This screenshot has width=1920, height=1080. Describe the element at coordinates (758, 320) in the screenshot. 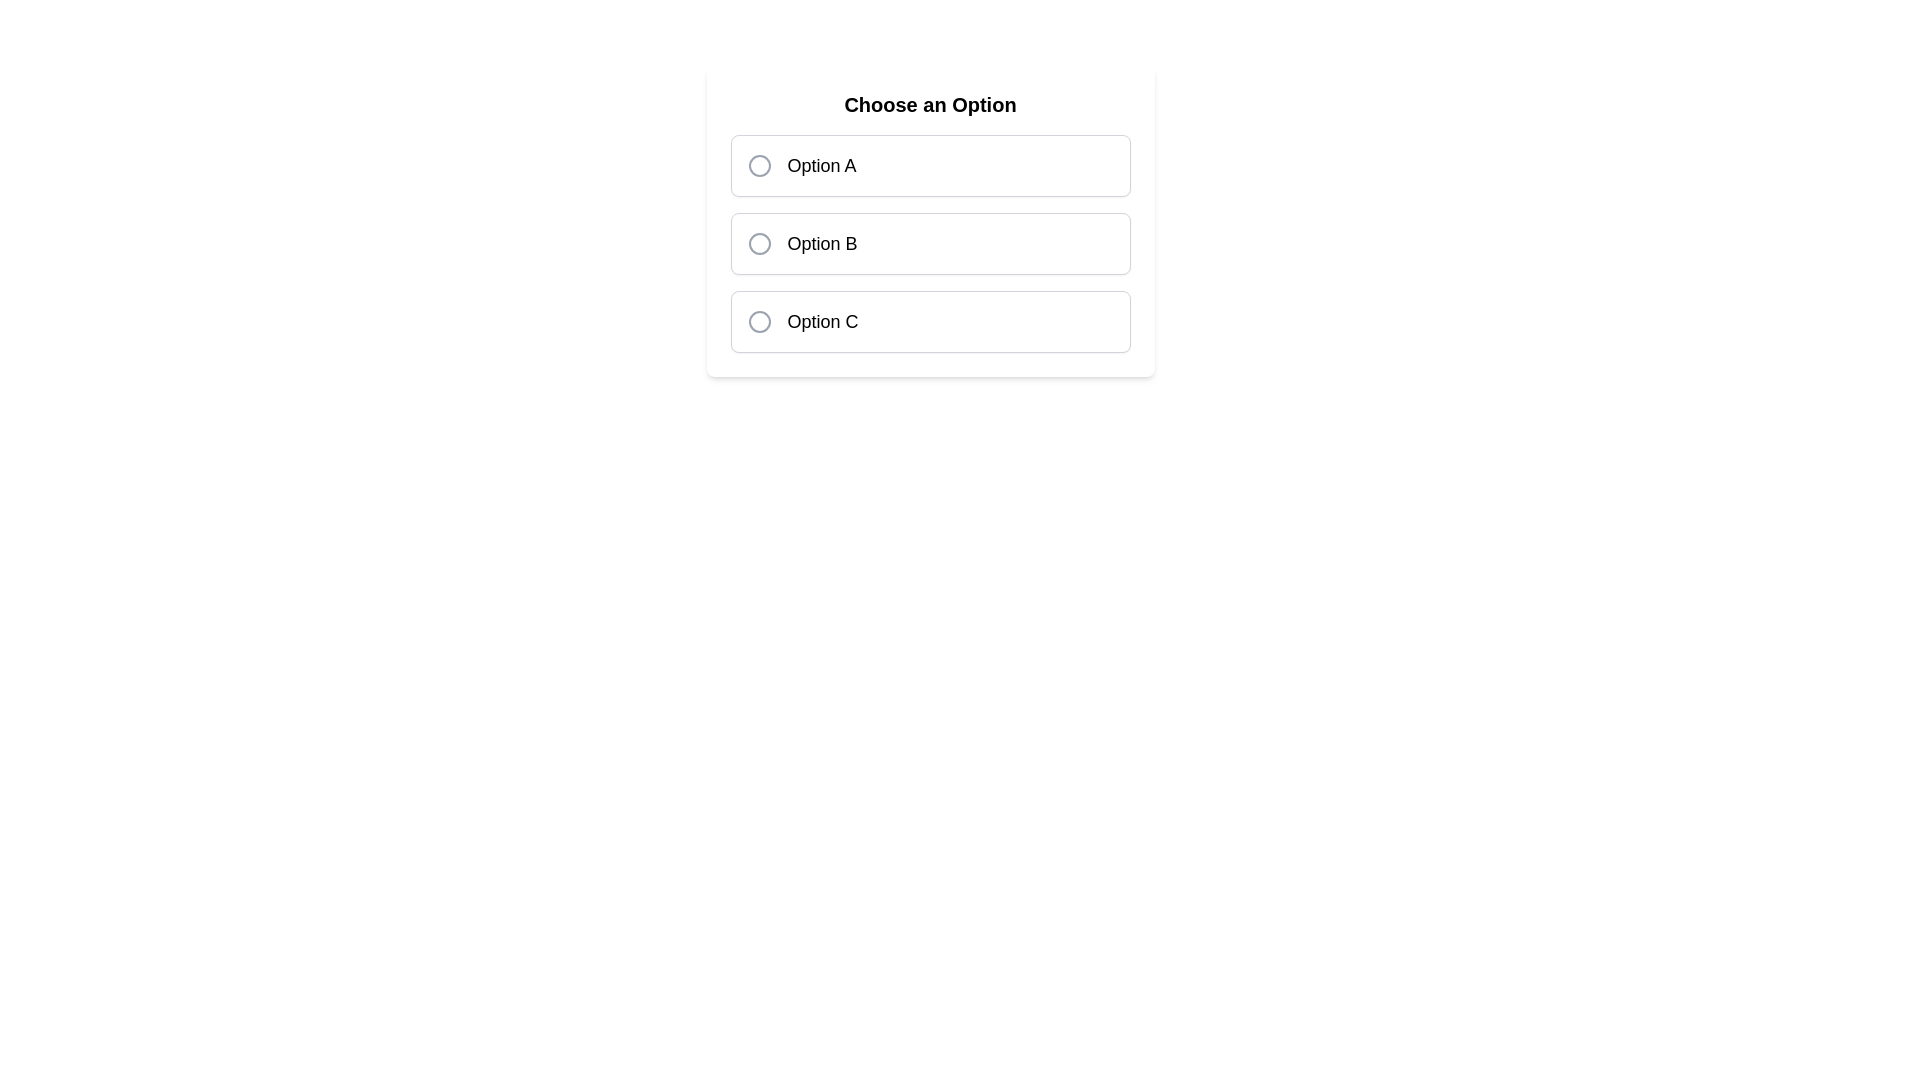

I see `SVG element styled as part of the radio button for 'Option C', which is centered within the third radio button option in the vertical list` at that location.